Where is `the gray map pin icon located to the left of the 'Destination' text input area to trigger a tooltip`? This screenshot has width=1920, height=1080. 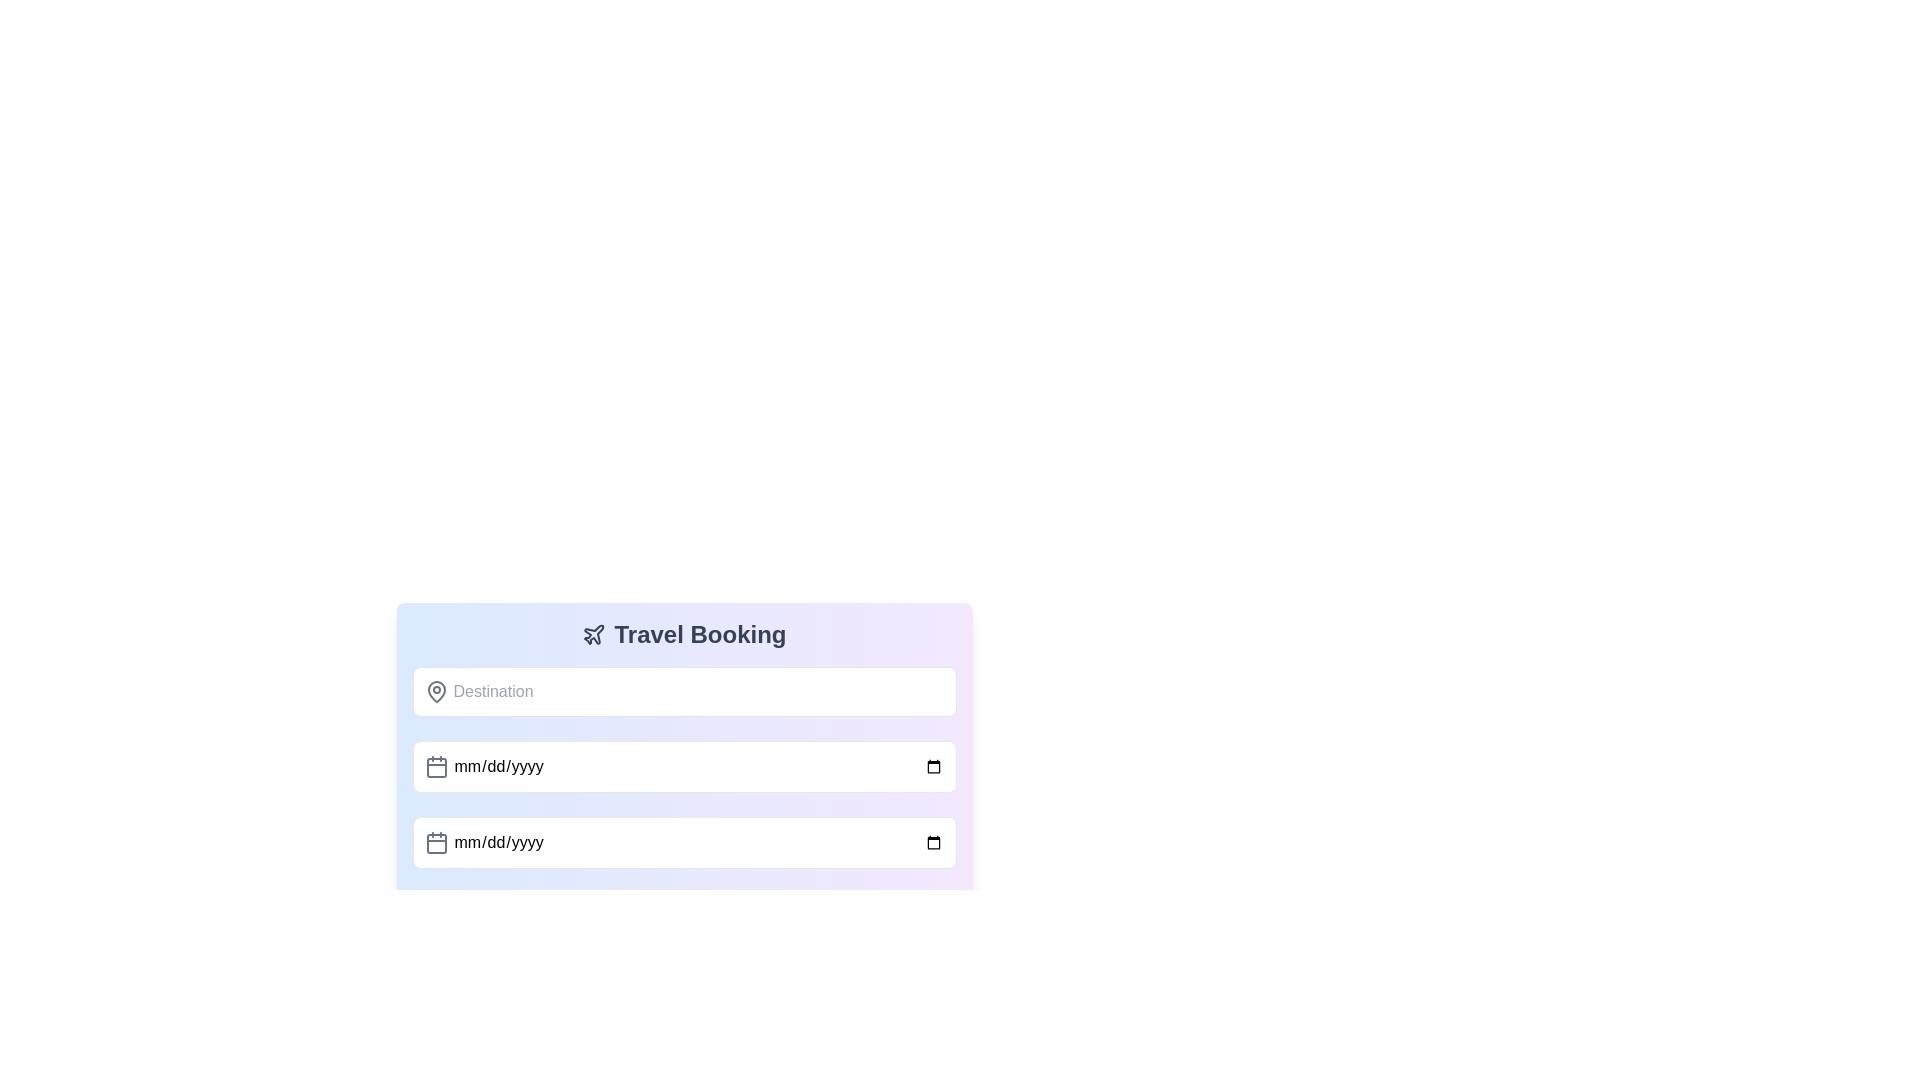
the gray map pin icon located to the left of the 'Destination' text input area to trigger a tooltip is located at coordinates (435, 690).